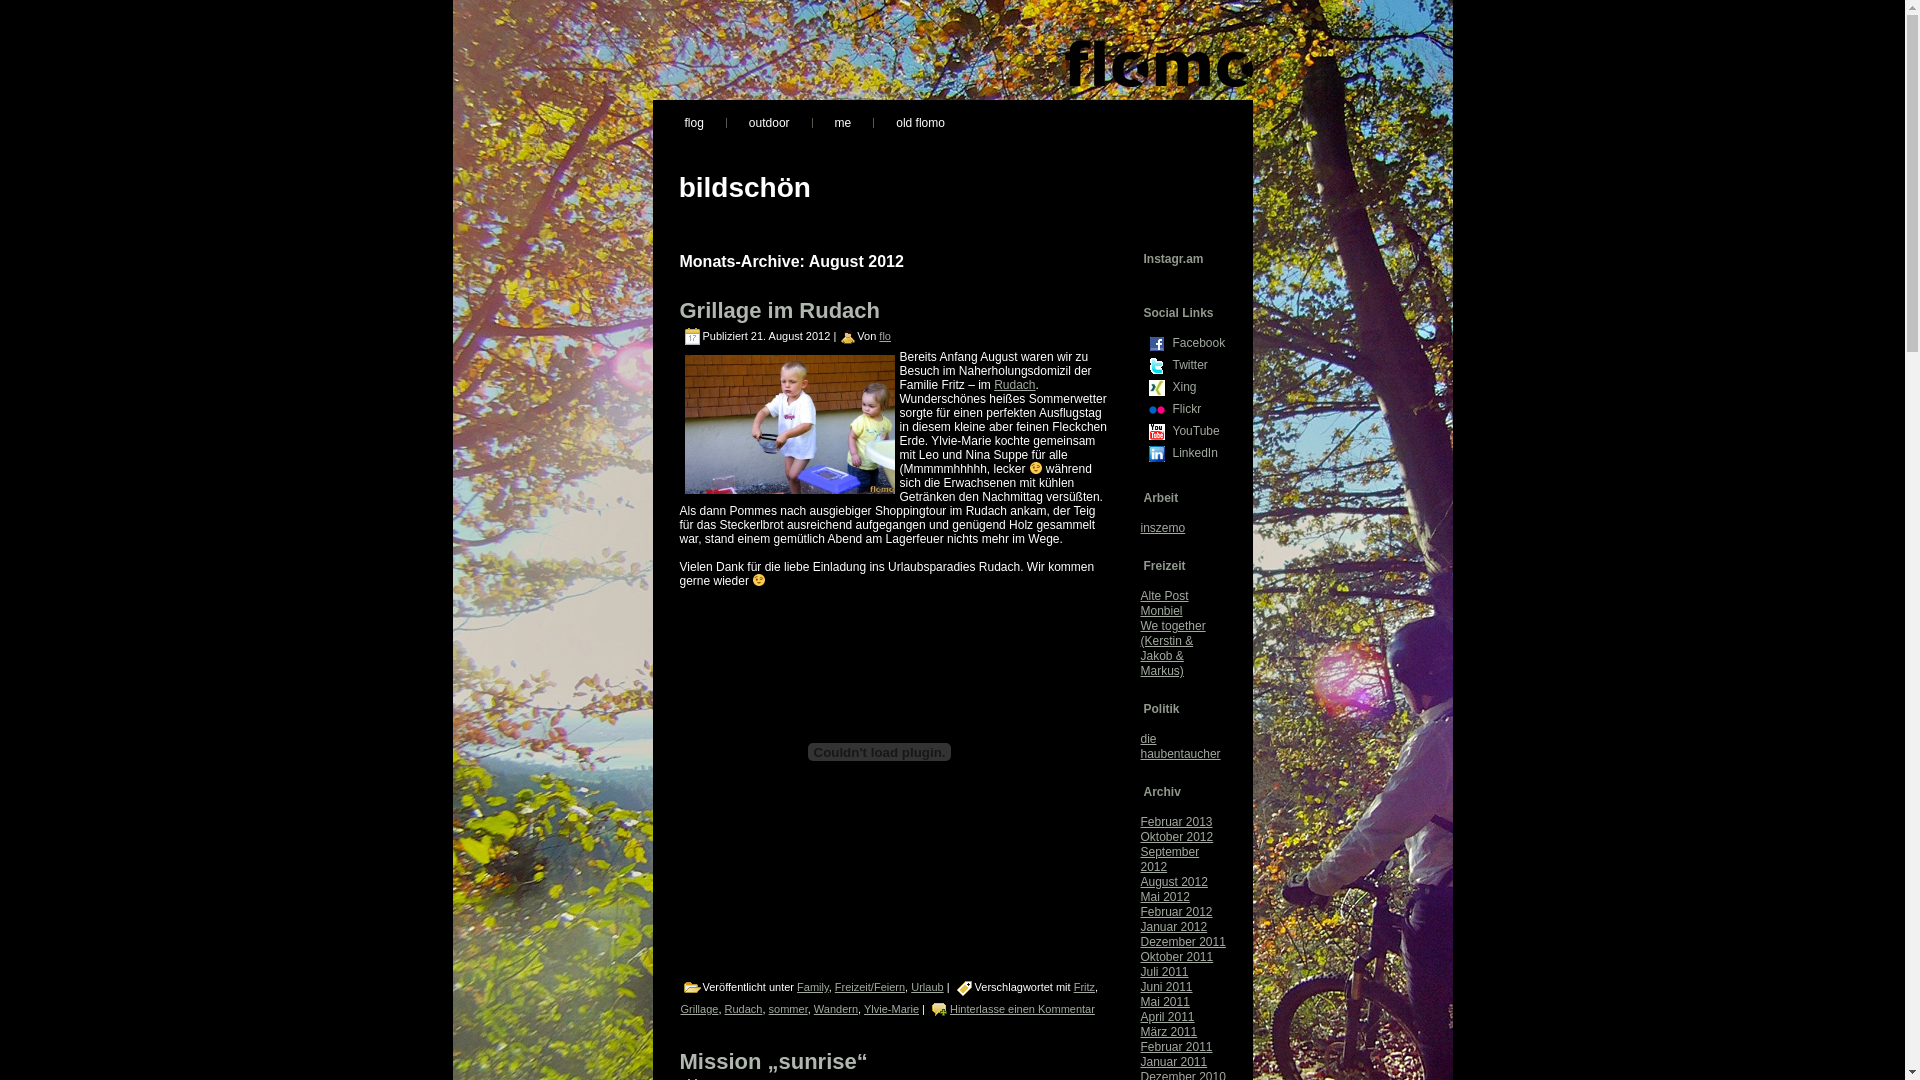 This screenshot has height=1080, width=1920. What do you see at coordinates (1156, 366) in the screenshot?
I see `'Twitter'` at bounding box center [1156, 366].